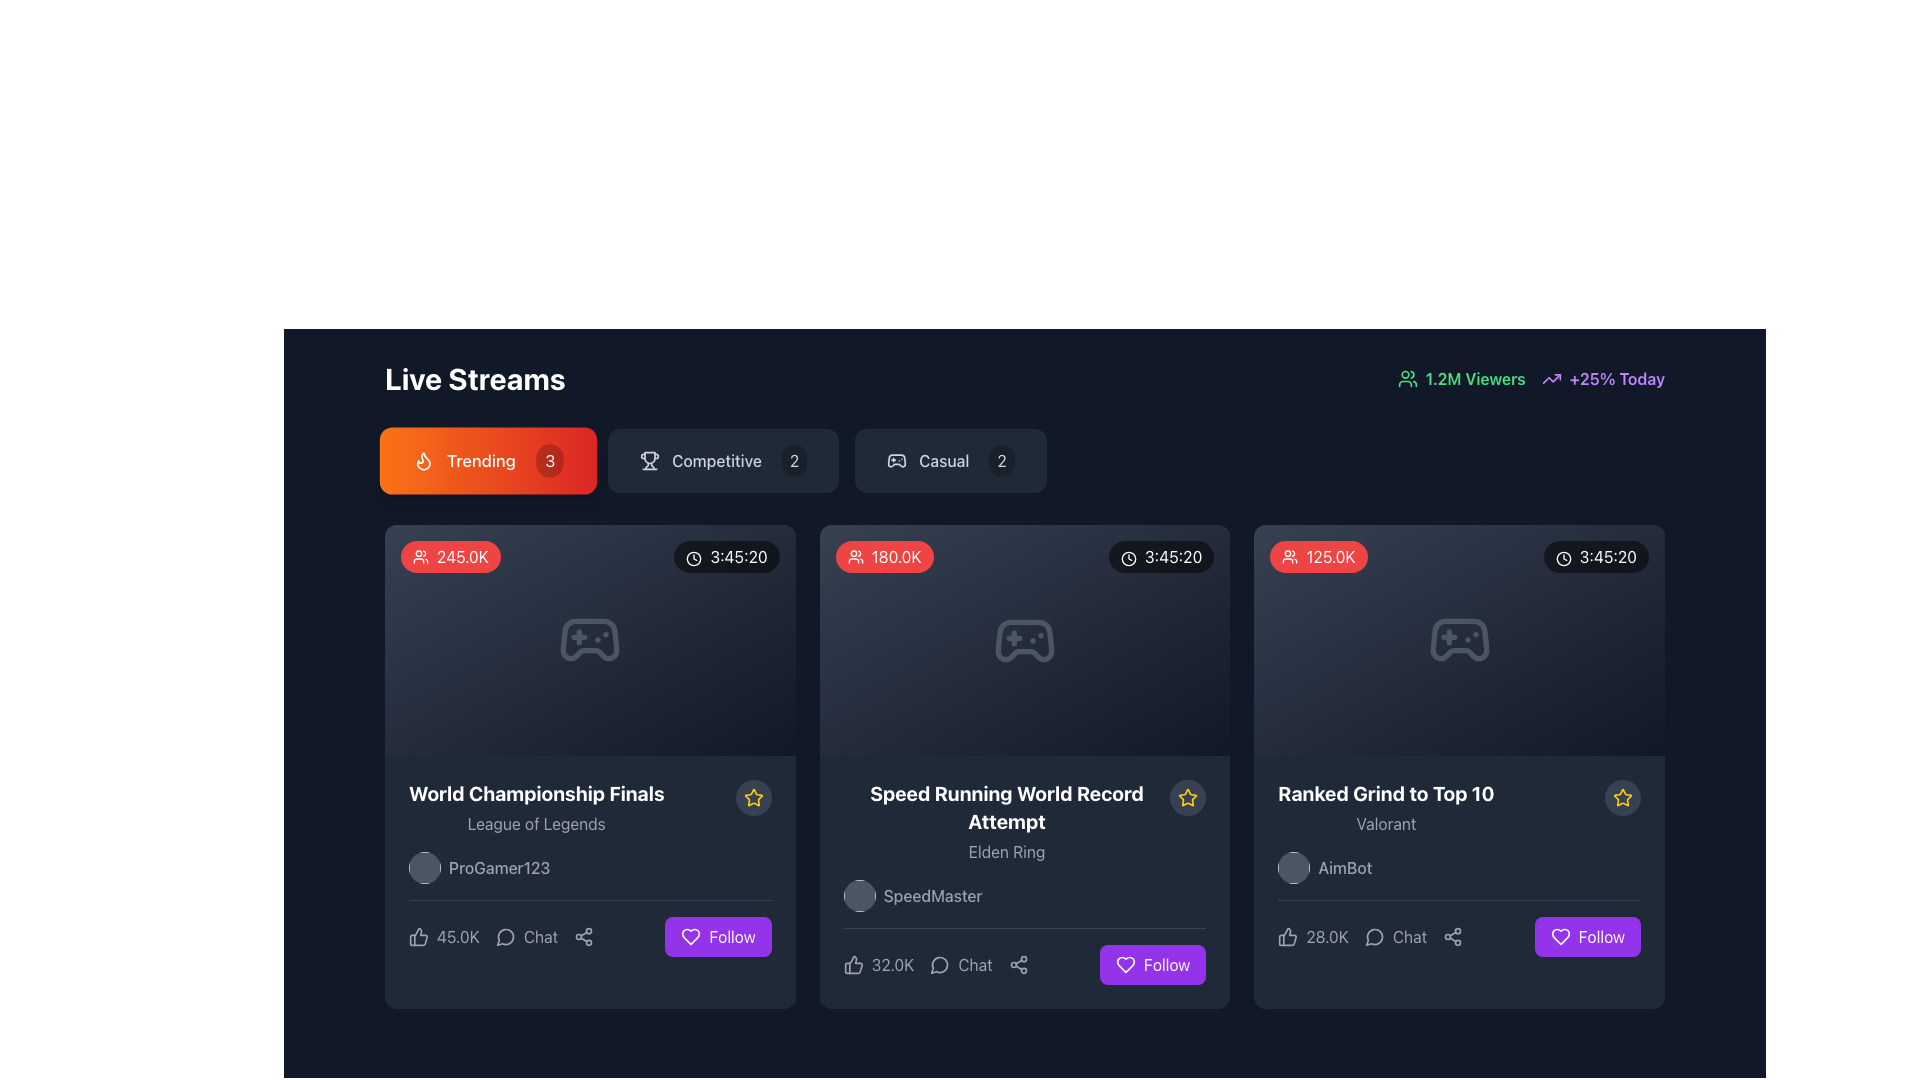  I want to click on the text-based display element that serves as the title and subtitle of the video, located in the central card of a three-card layout, positioned above the user details section, so click(1024, 821).